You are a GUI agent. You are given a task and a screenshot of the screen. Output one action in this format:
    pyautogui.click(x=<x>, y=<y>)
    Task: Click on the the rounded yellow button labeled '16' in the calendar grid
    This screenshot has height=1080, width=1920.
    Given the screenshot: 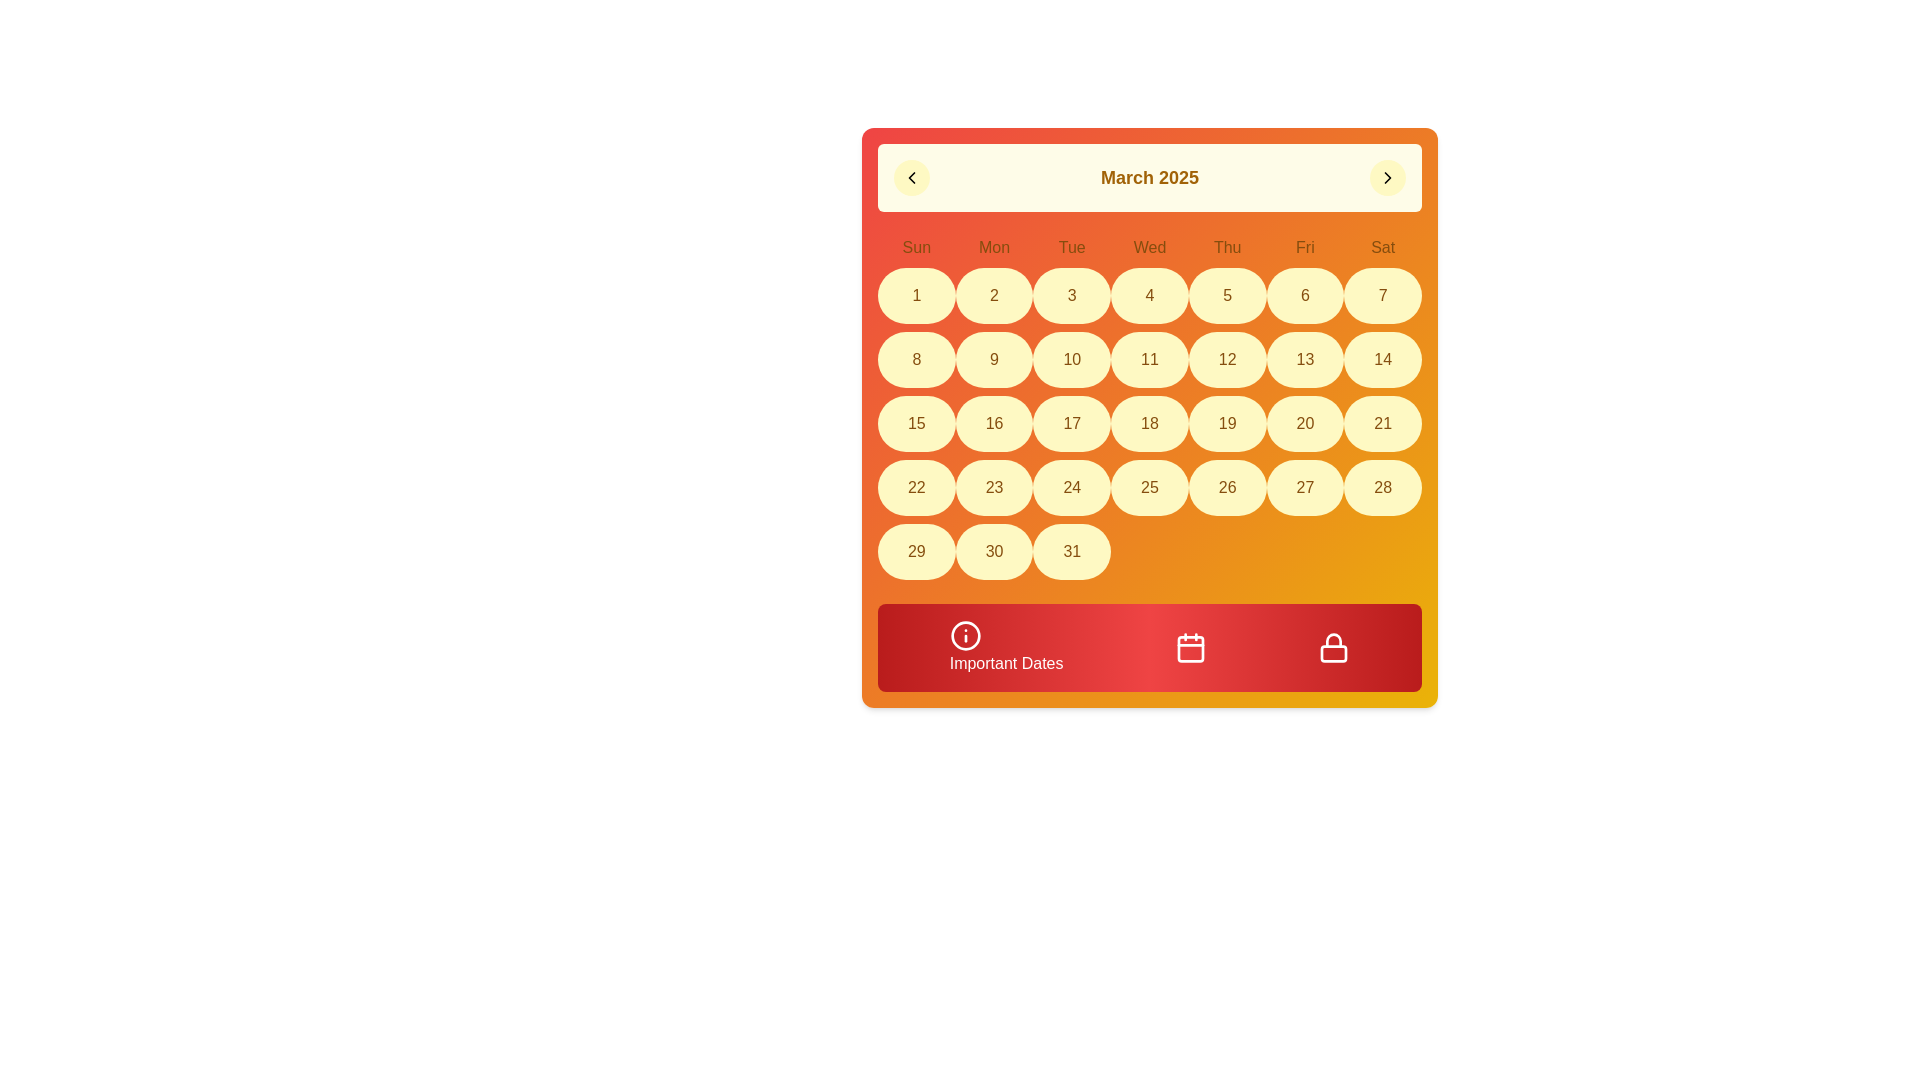 What is the action you would take?
    pyautogui.click(x=994, y=423)
    